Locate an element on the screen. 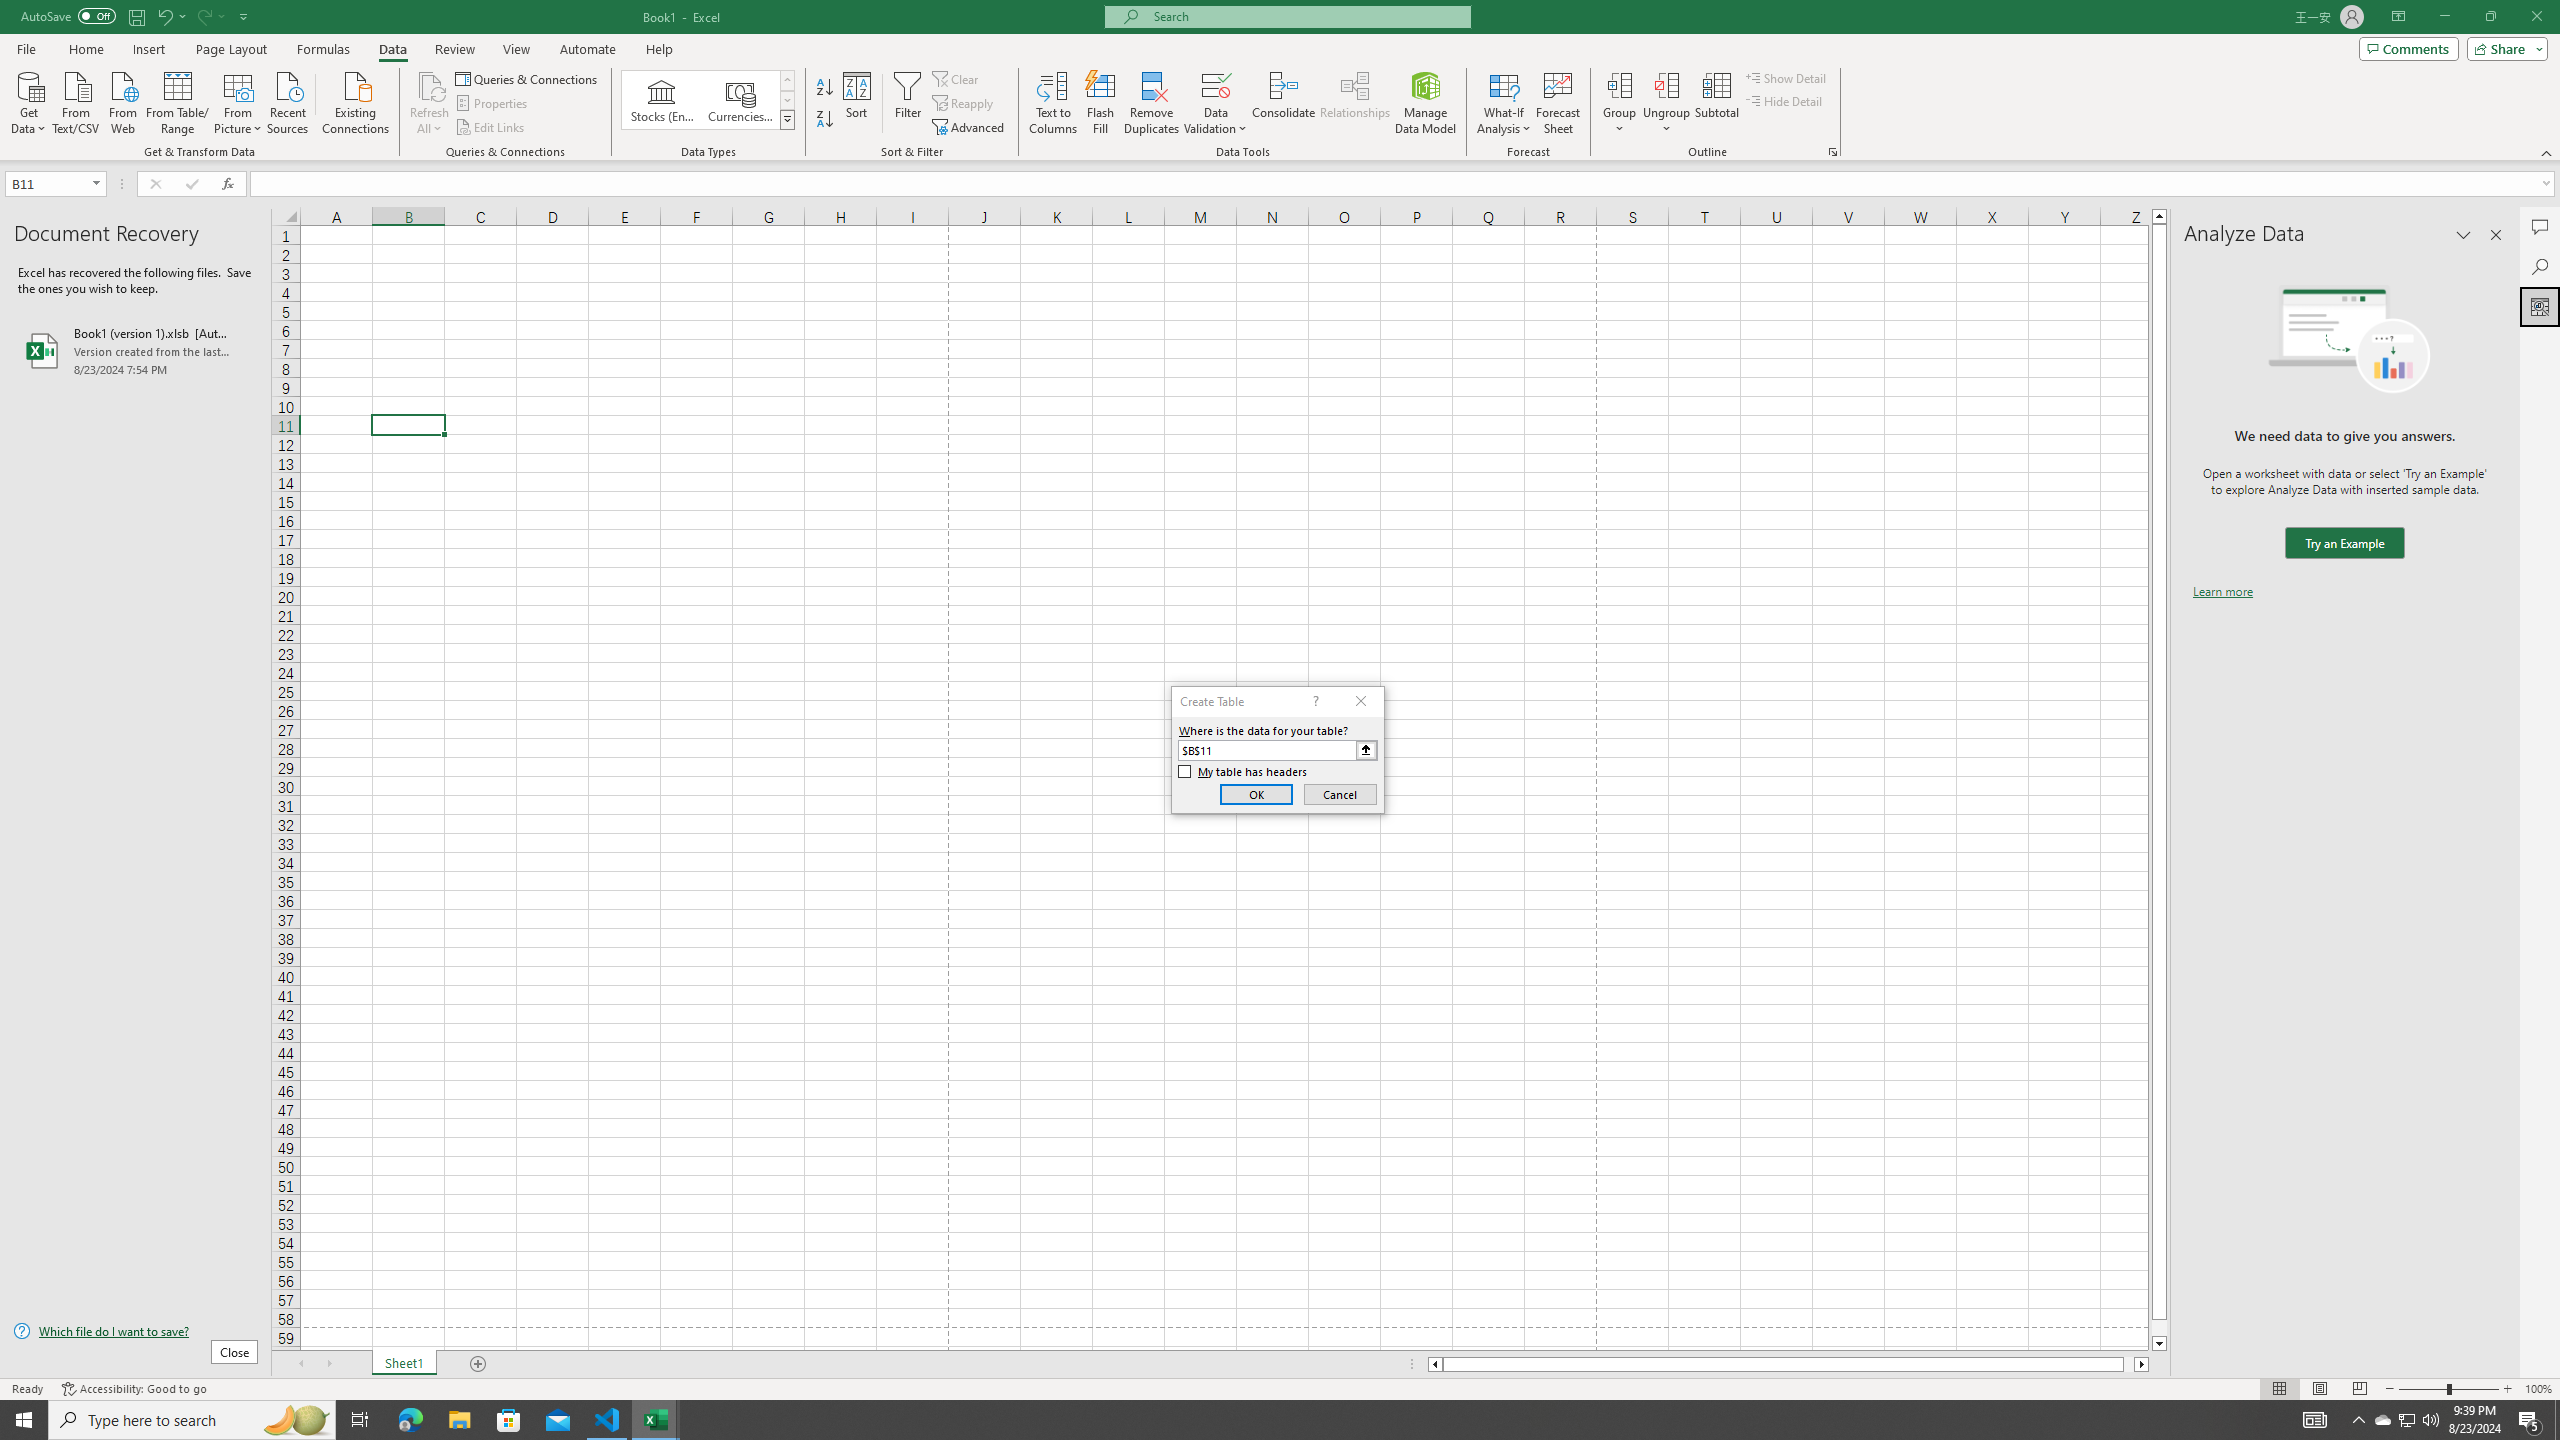  'Advanced...' is located at coordinates (970, 127).